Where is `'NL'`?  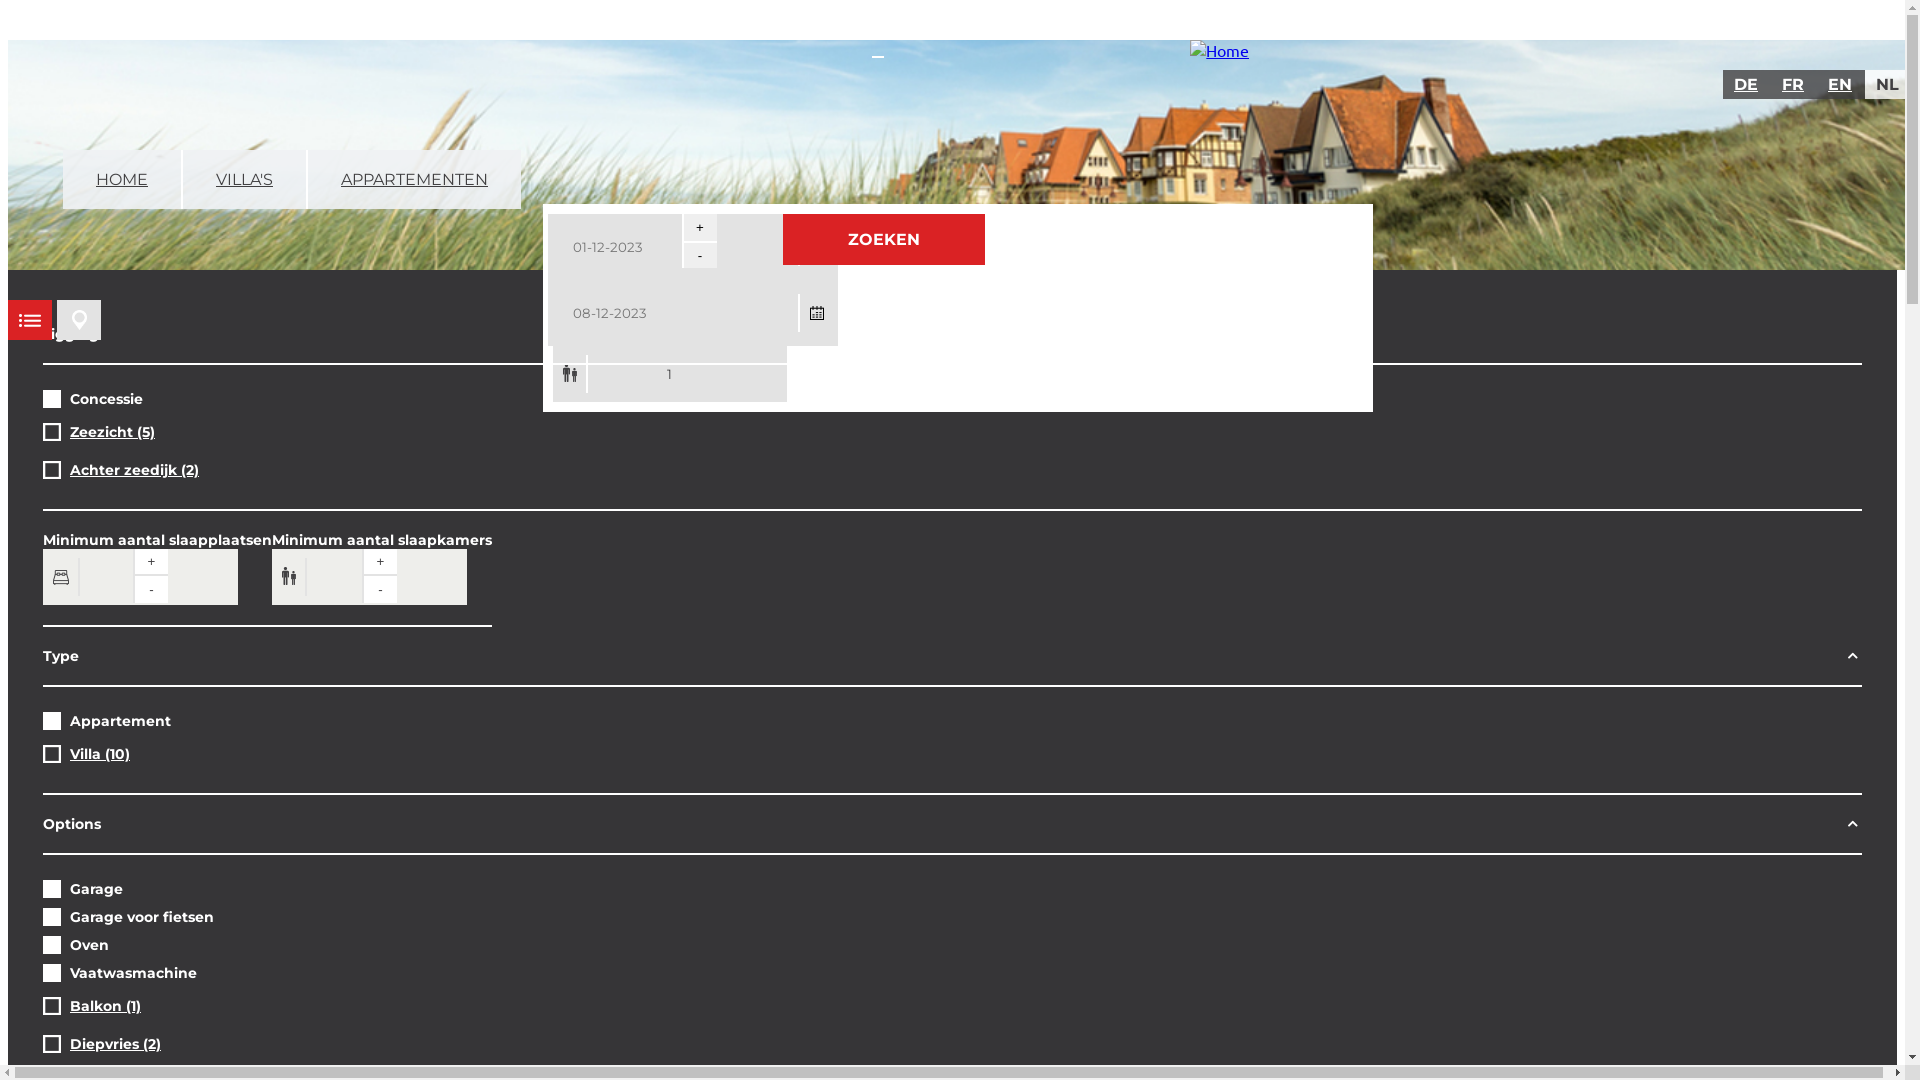 'NL' is located at coordinates (1887, 83).